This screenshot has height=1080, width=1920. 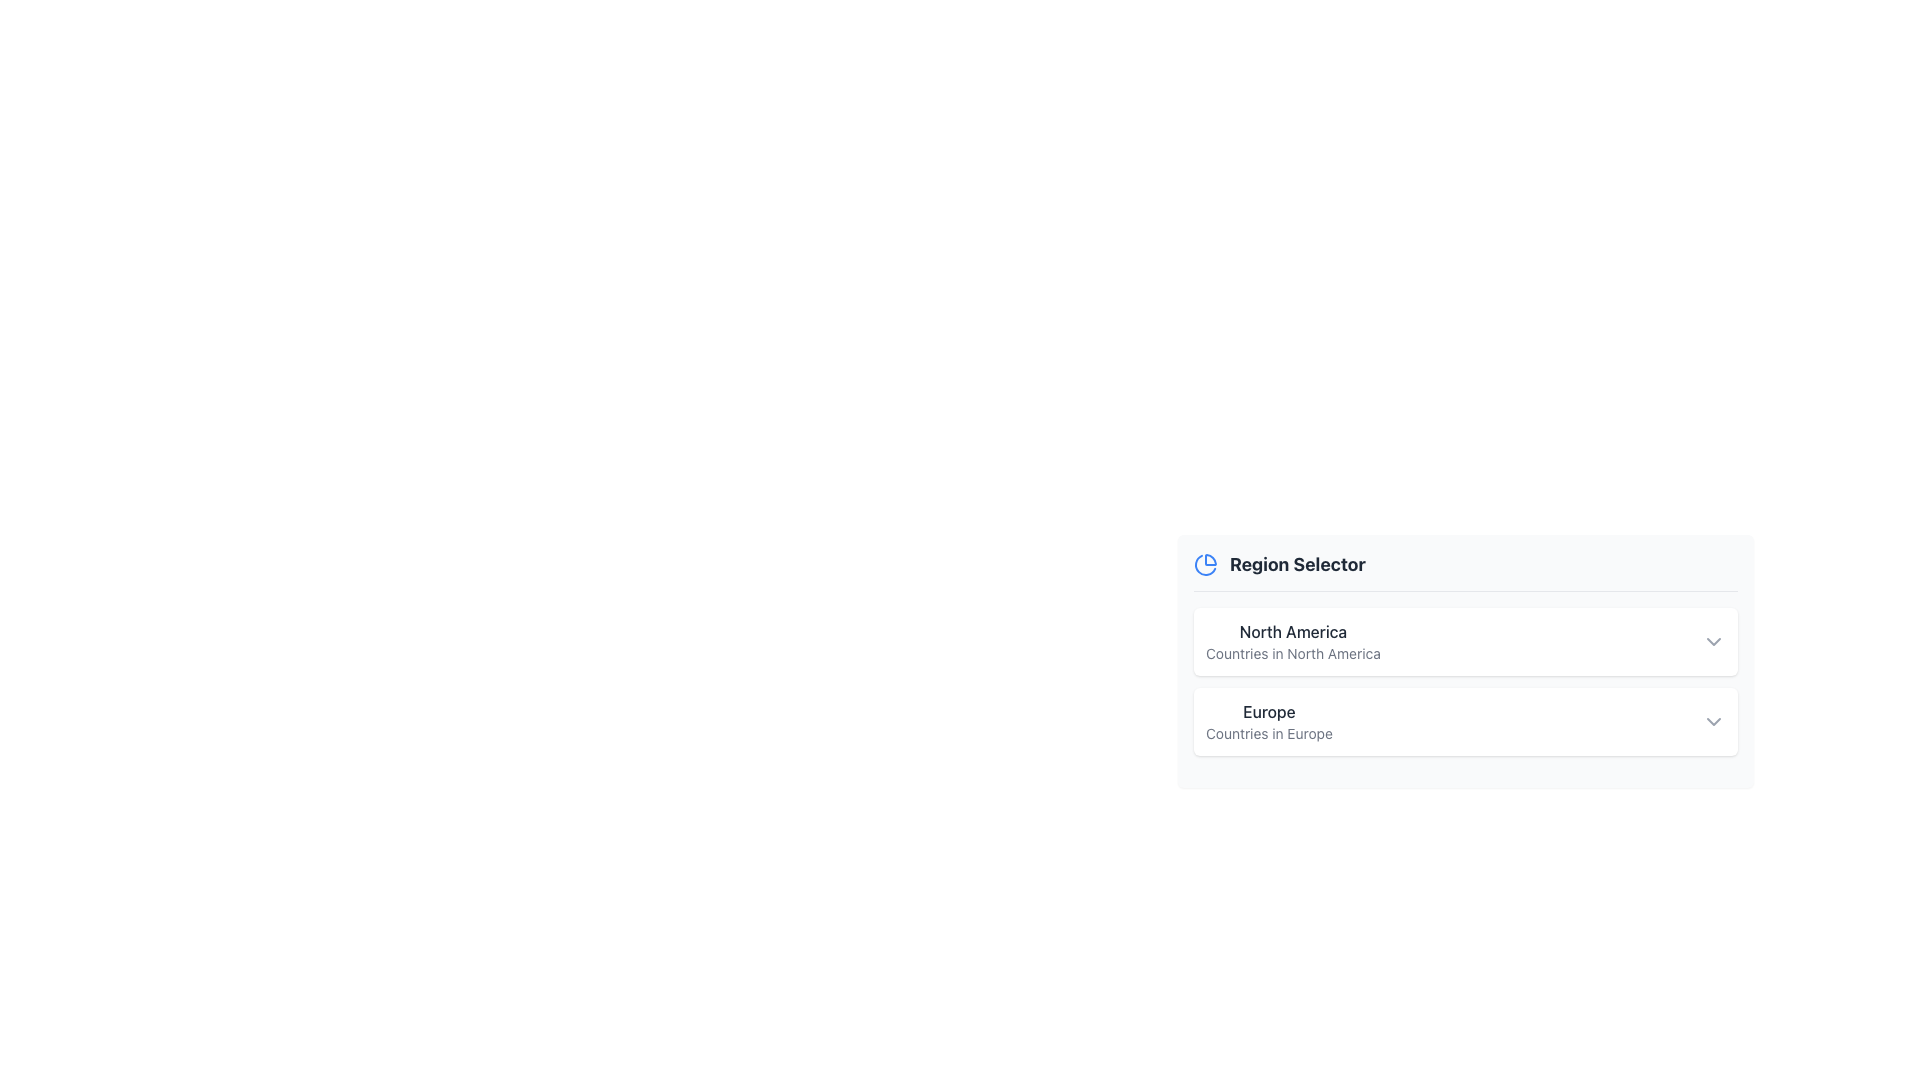 What do you see at coordinates (1712, 641) in the screenshot?
I see `the downward-facing chevron icon in the North America region selector box` at bounding box center [1712, 641].